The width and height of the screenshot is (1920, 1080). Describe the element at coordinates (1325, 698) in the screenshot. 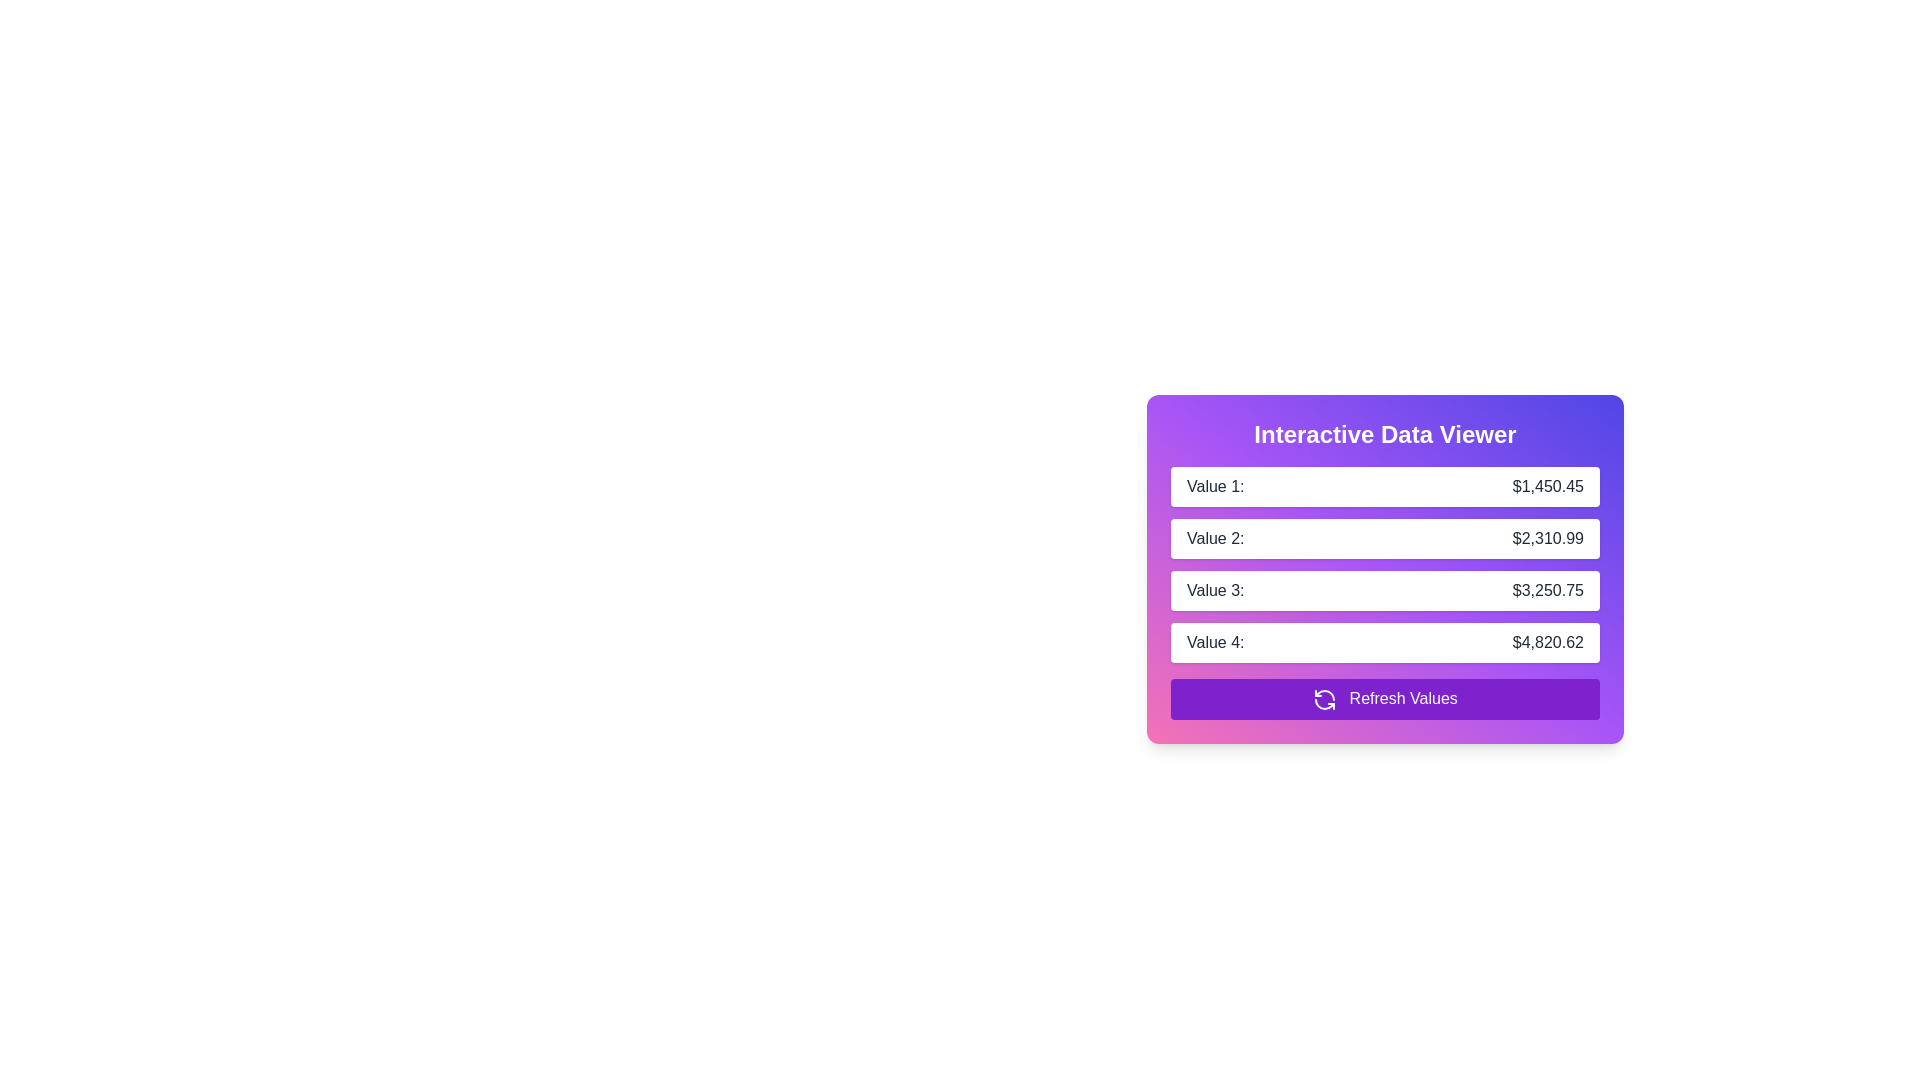

I see `the 'Refresh Values' button located at the bottom-right corner of the interface, which contains the refresh icon` at that location.